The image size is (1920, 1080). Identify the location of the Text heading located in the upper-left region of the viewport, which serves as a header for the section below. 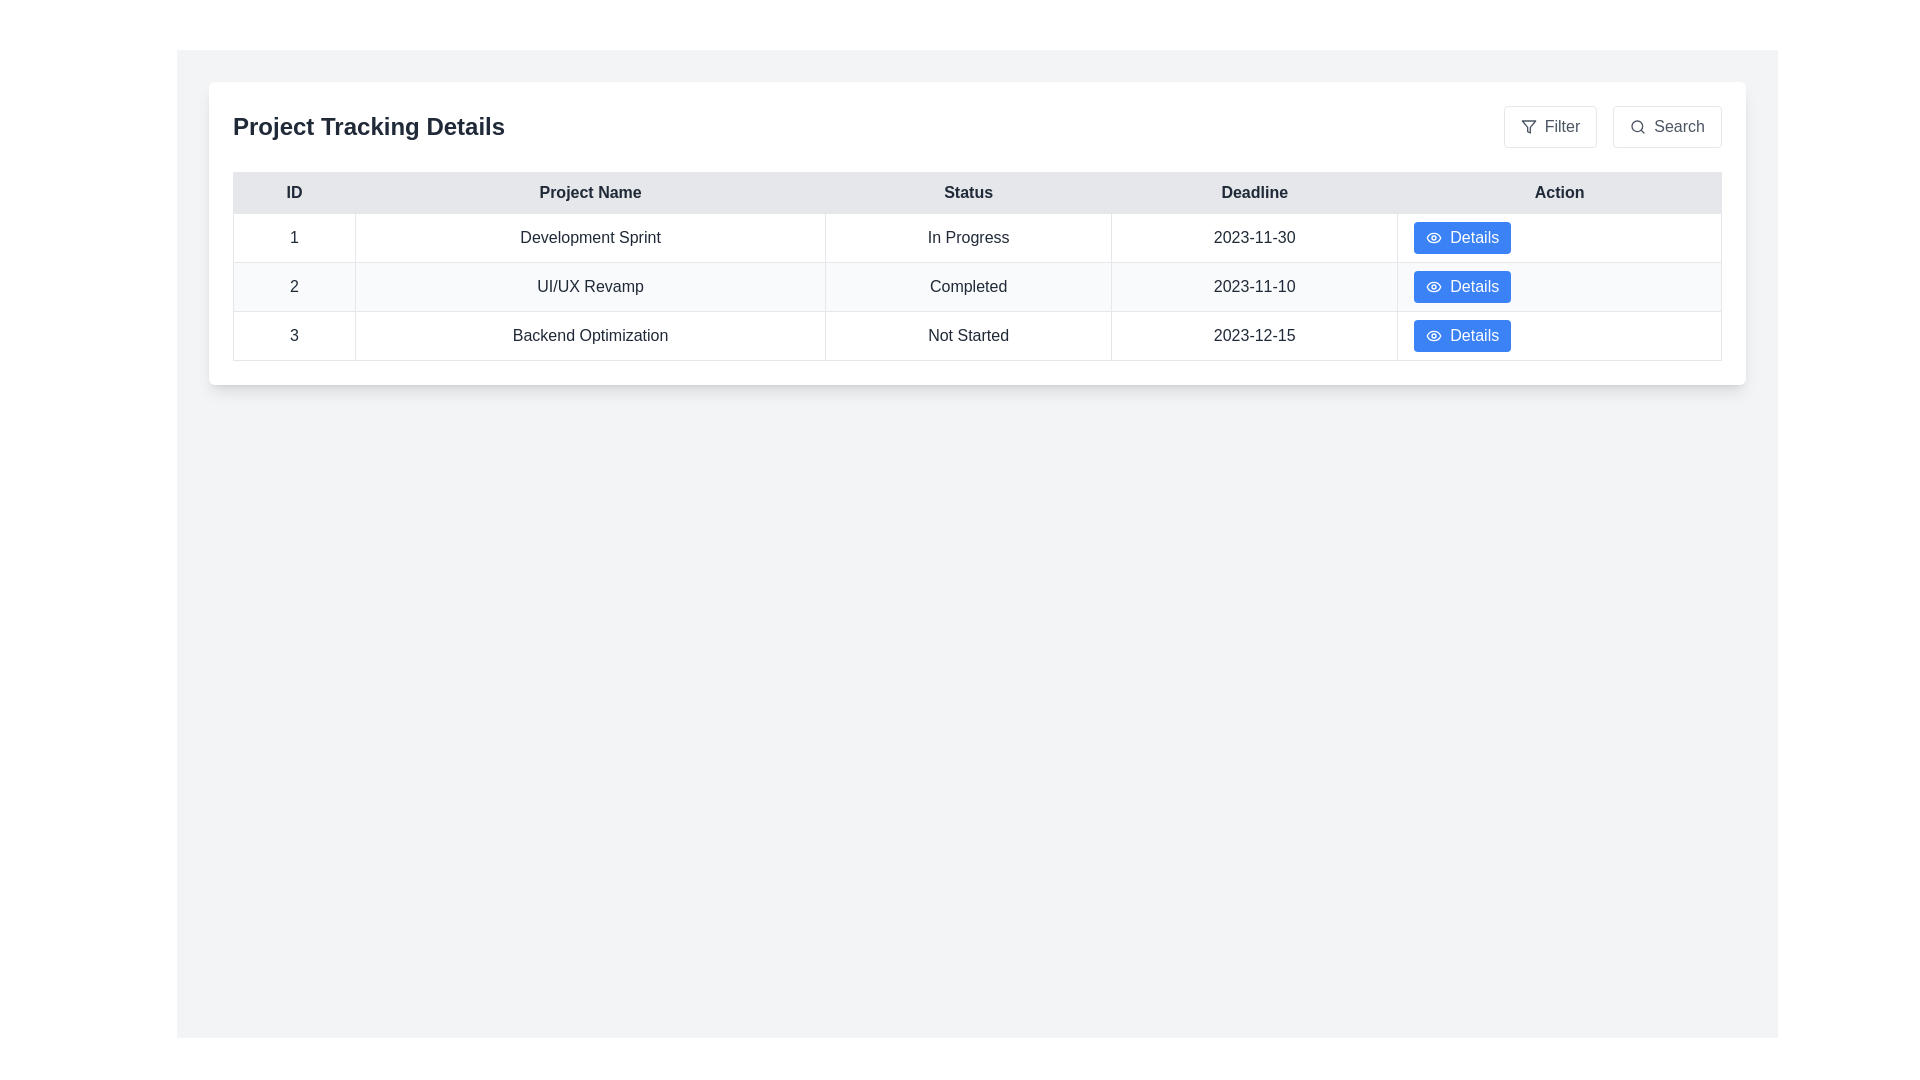
(369, 127).